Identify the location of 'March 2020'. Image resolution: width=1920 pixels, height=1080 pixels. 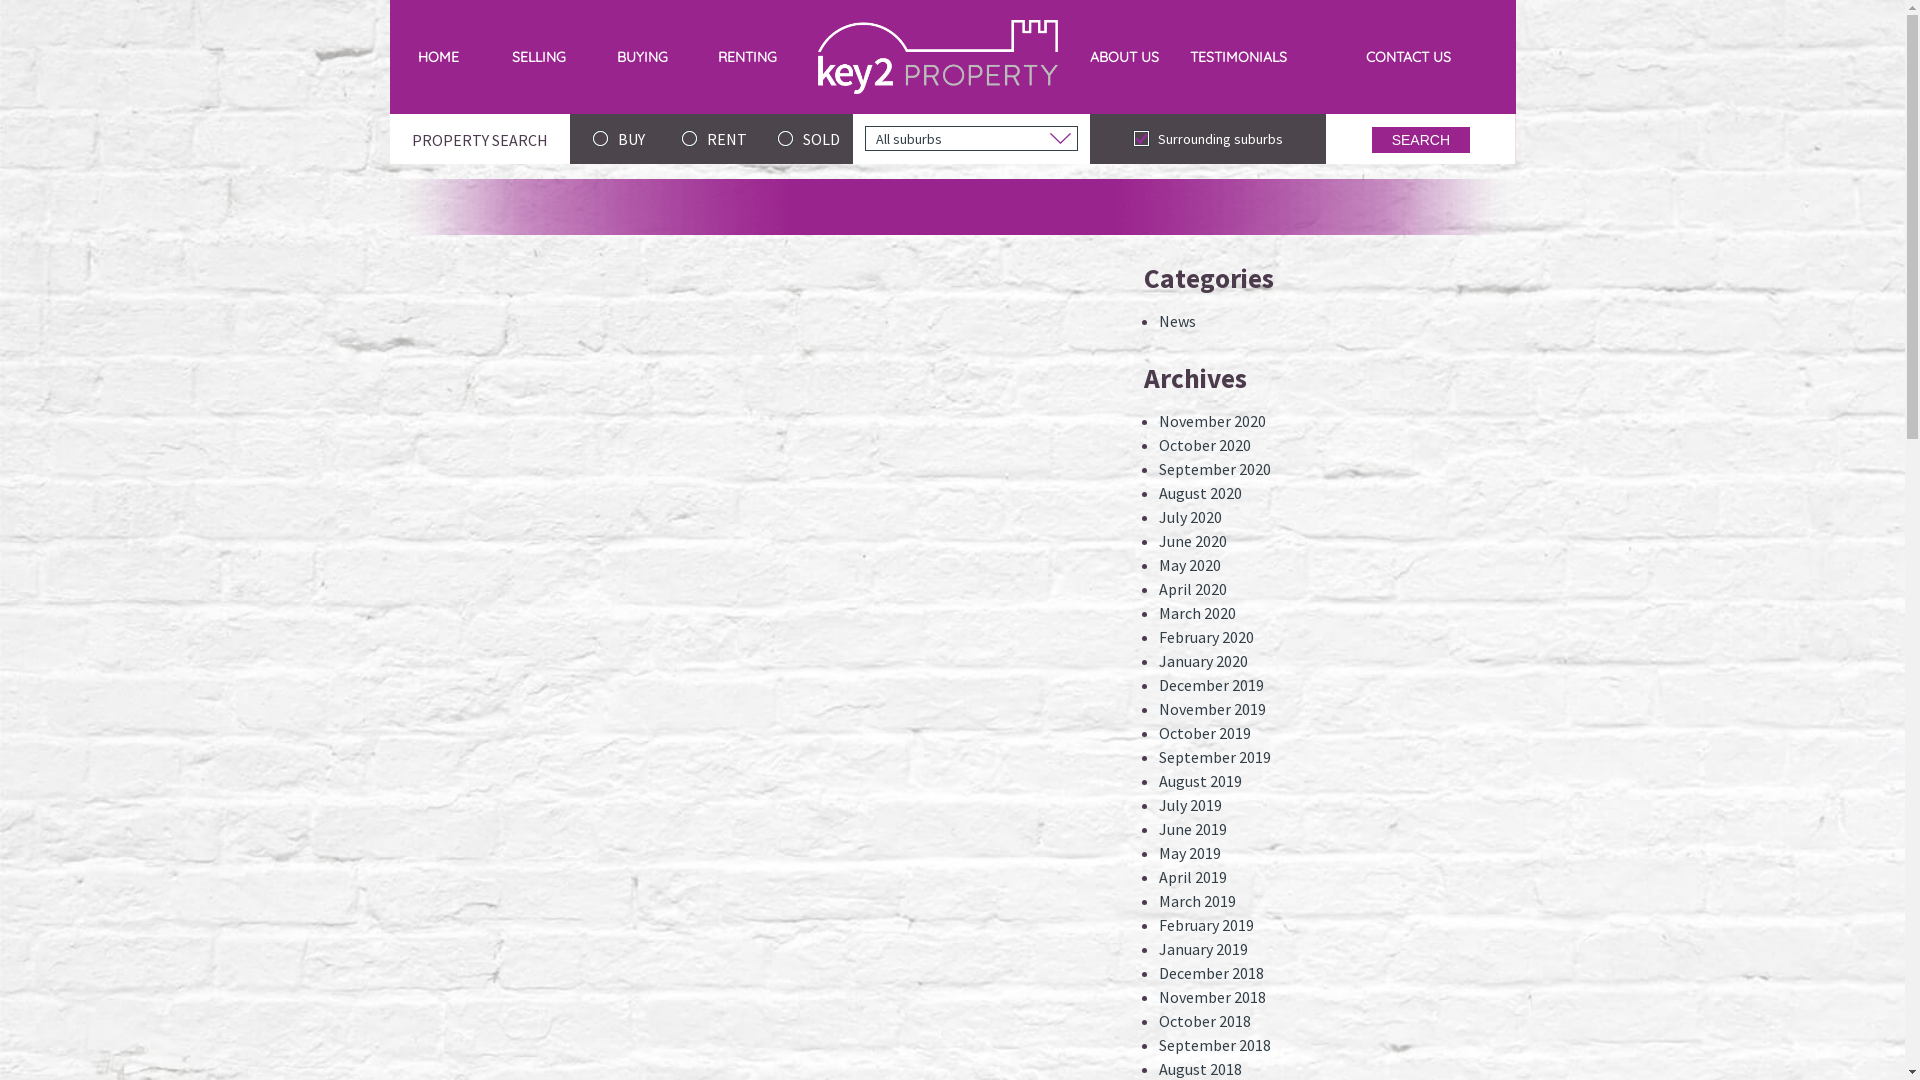
(1197, 612).